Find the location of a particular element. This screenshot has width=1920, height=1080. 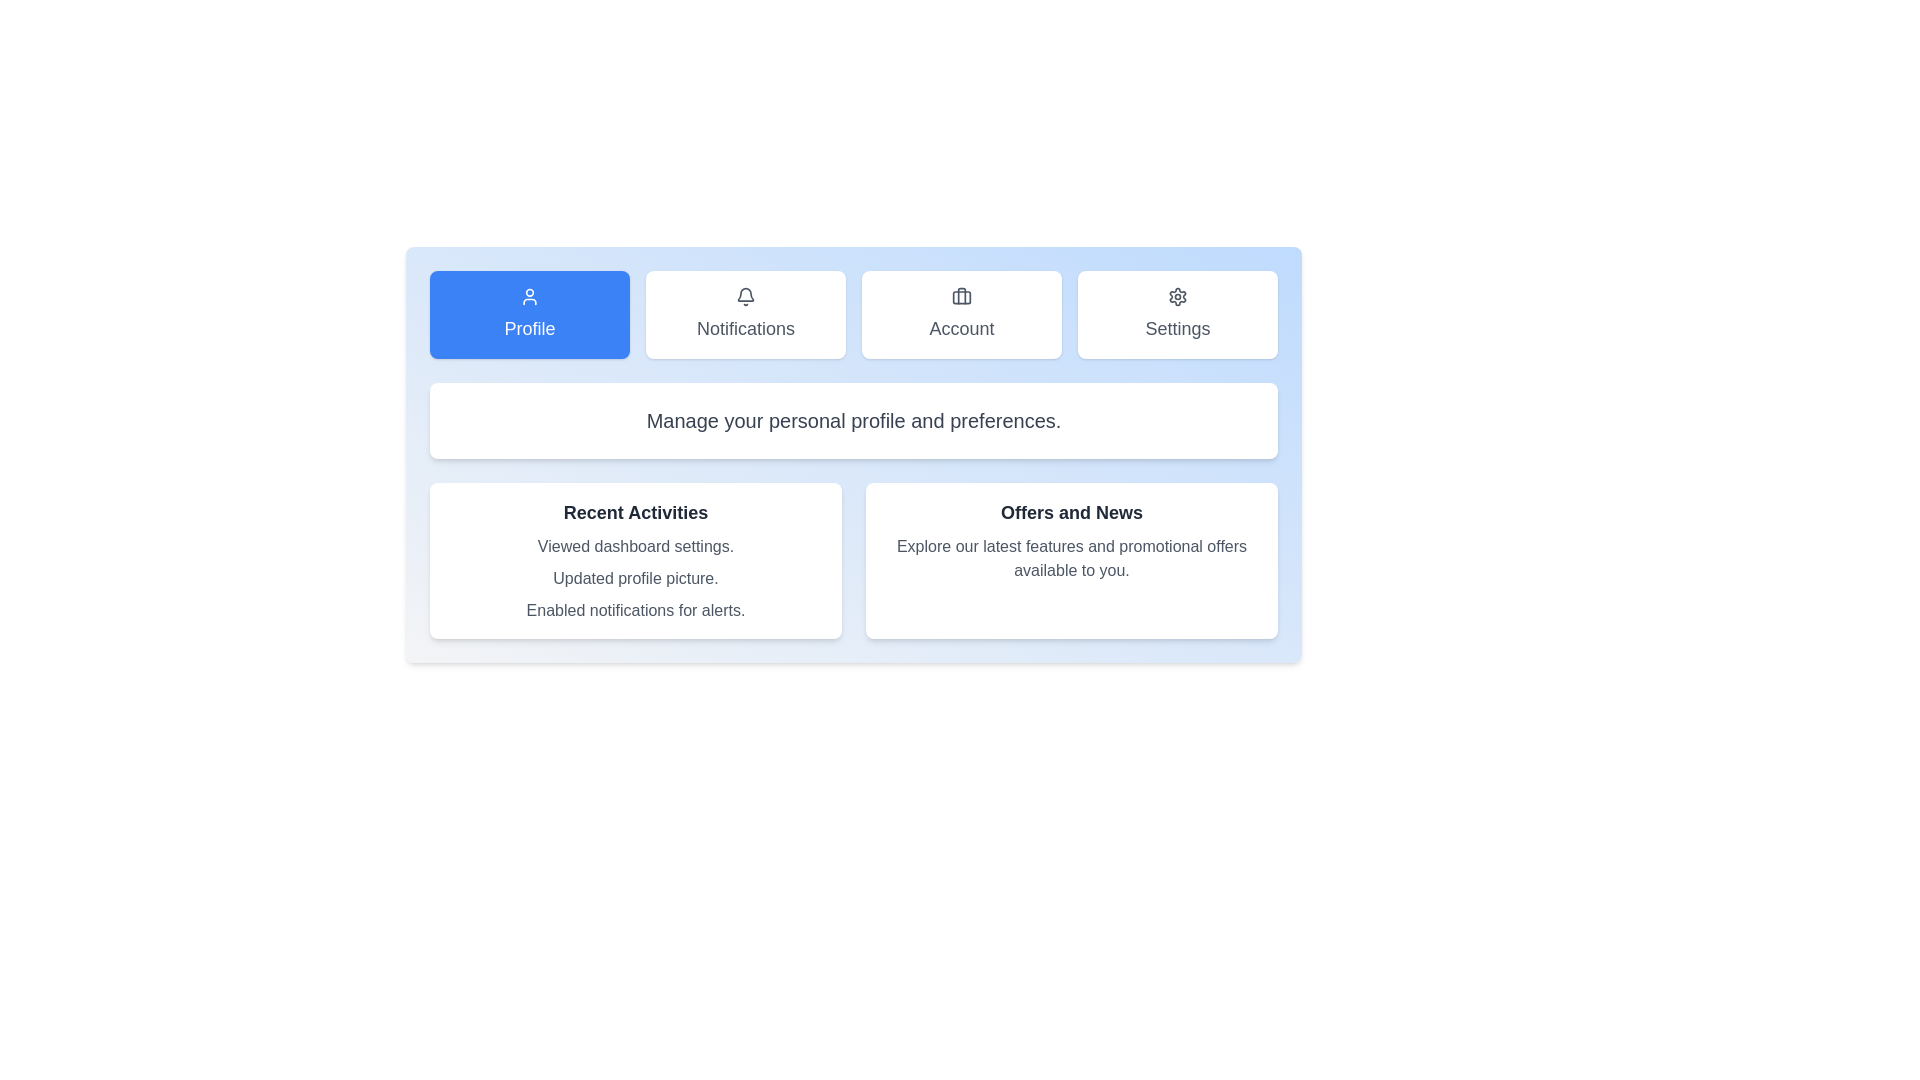

the notification bell icon, which is the second icon from the left in the top menu bar, representing notifications is located at coordinates (744, 294).